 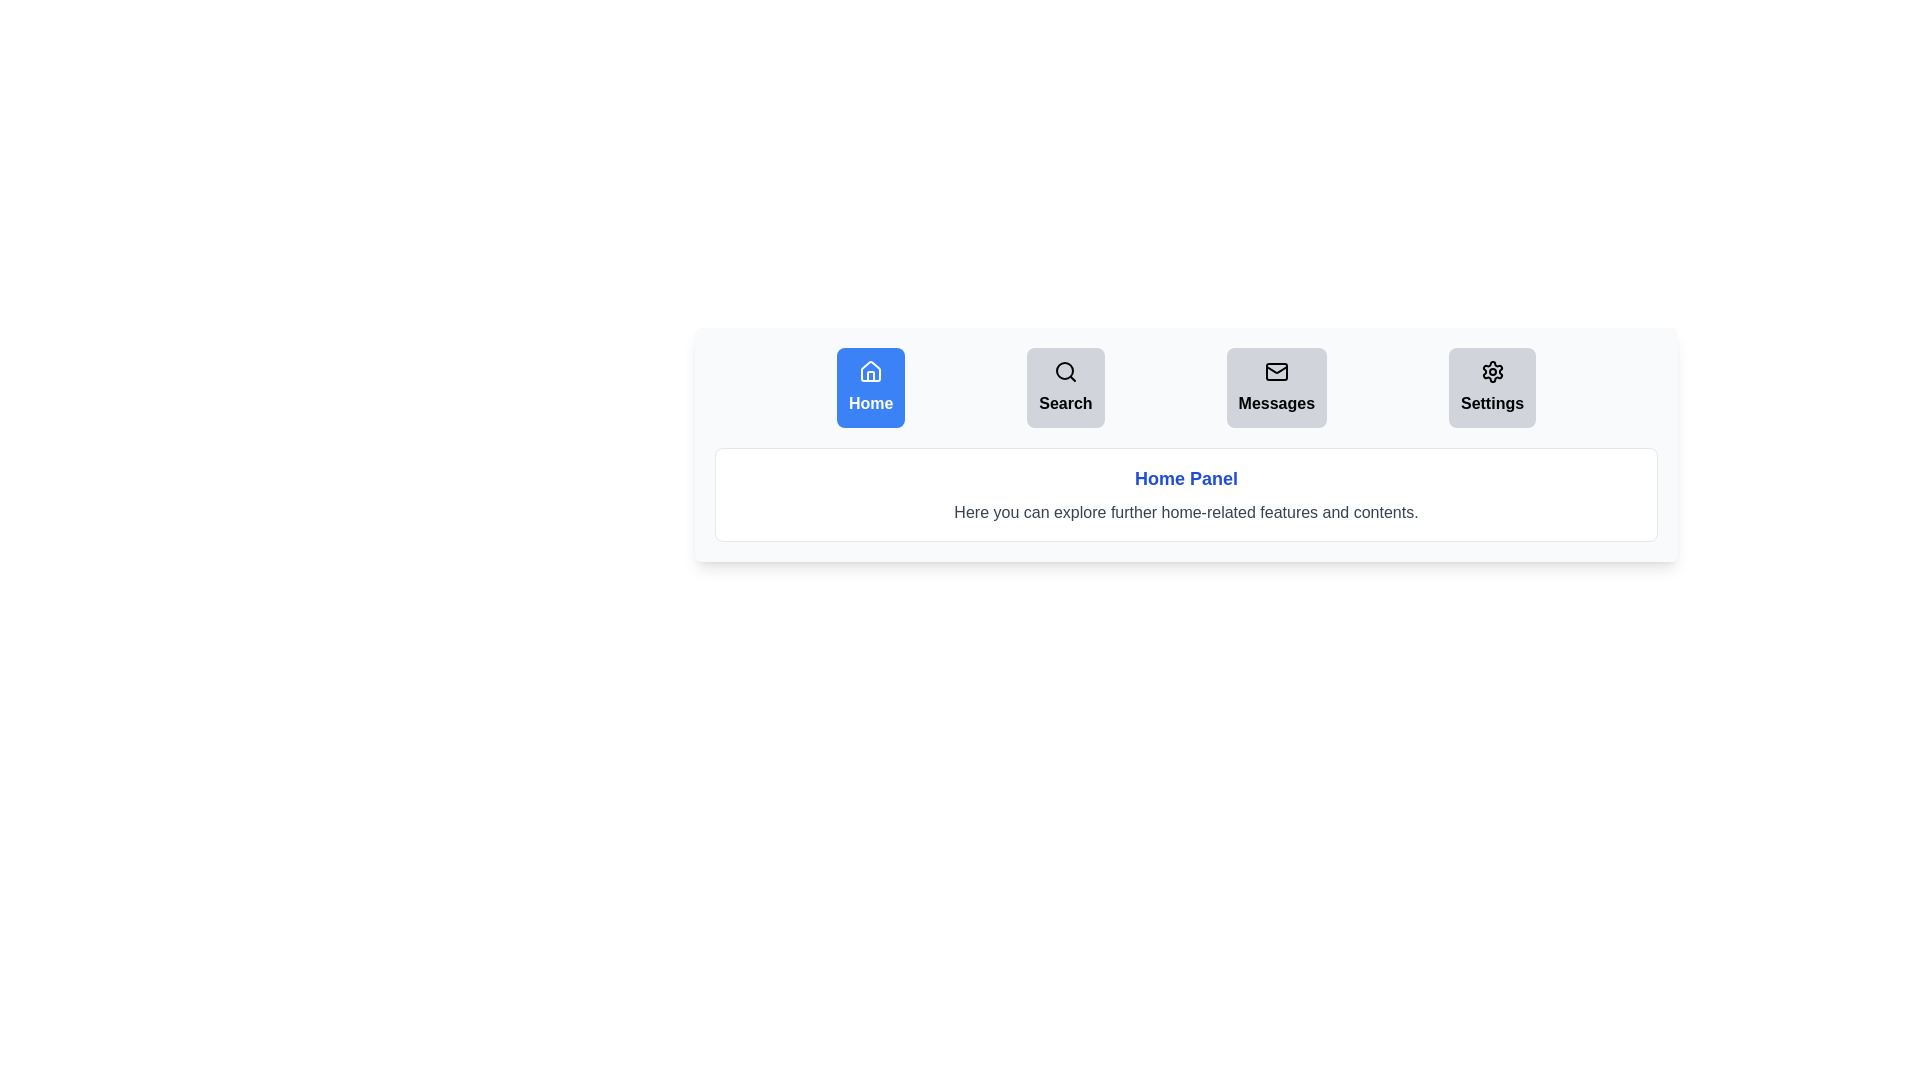 What do you see at coordinates (1492, 371) in the screenshot?
I see `the gear-shaped icon within the 'Settings' button in the navigation bar` at bounding box center [1492, 371].